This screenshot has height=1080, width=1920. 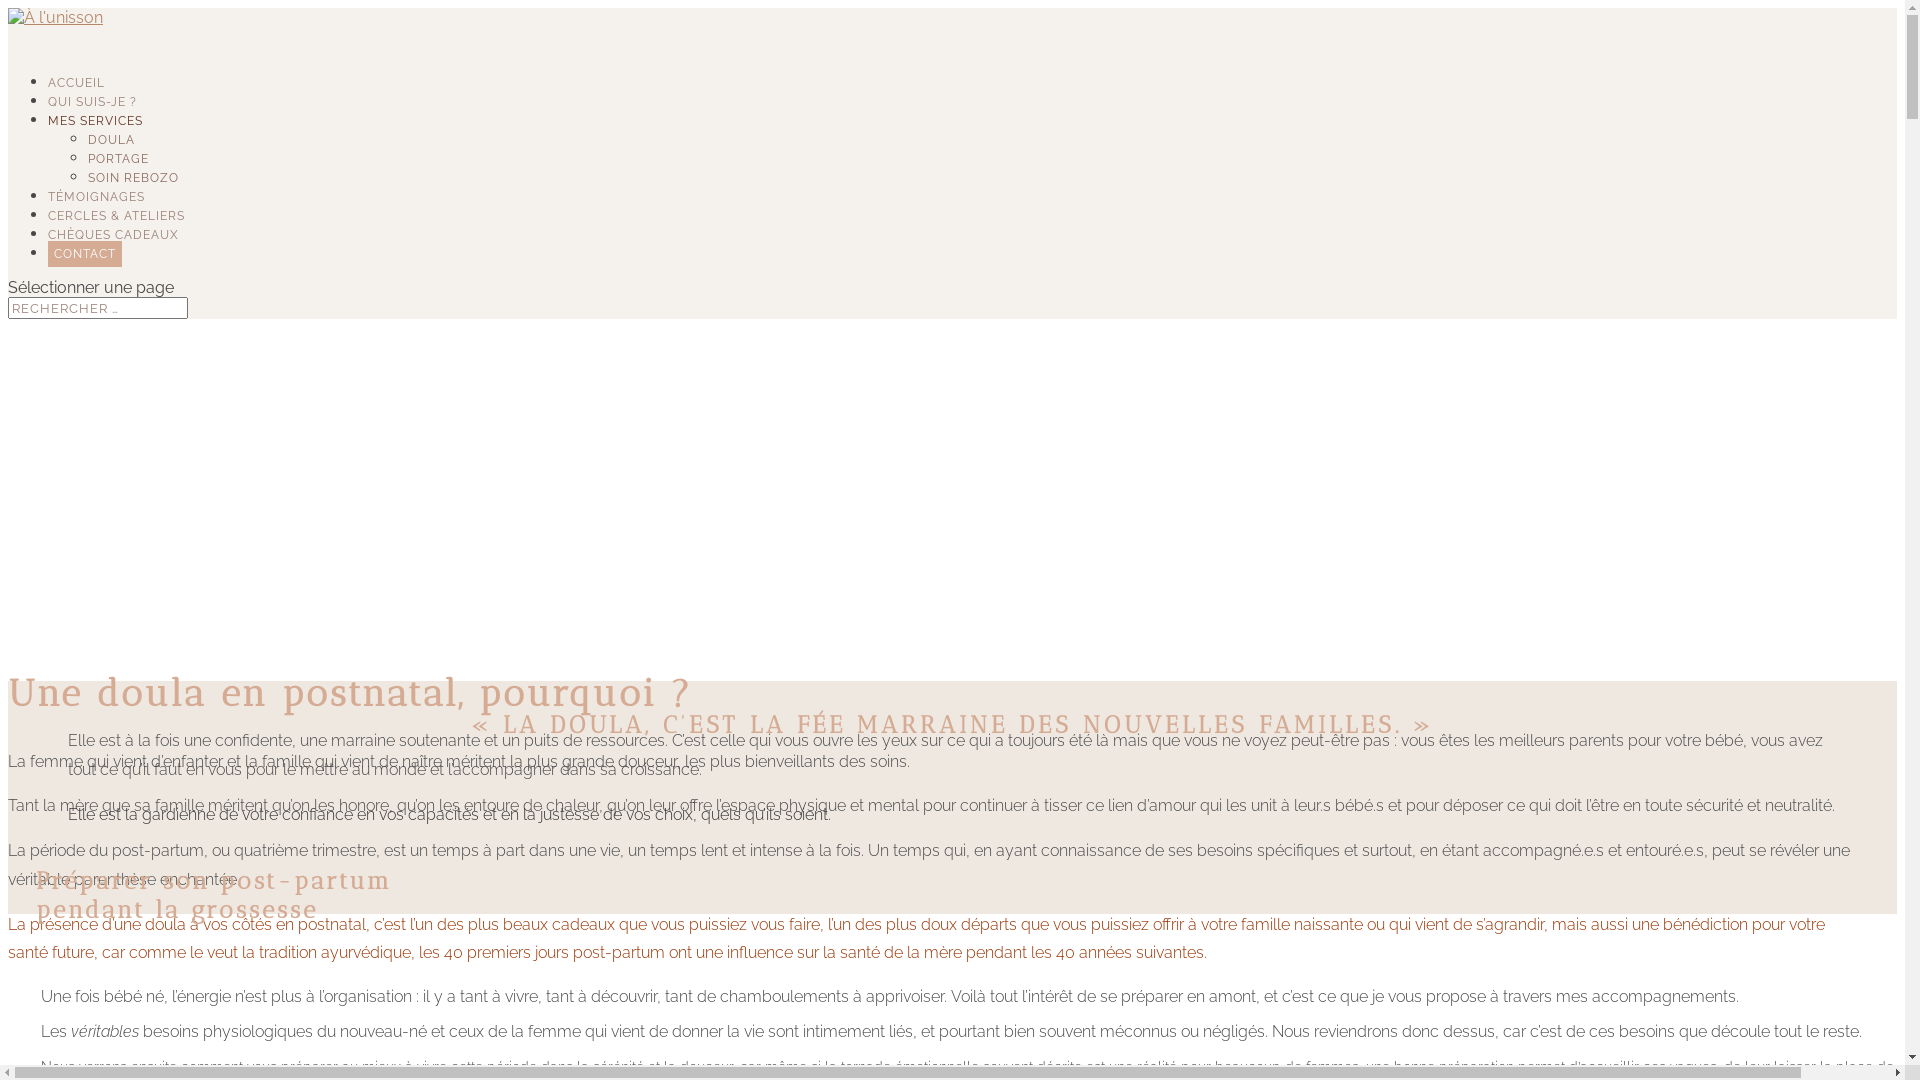 I want to click on 'CERCLES & ATELIERS', so click(x=48, y=229).